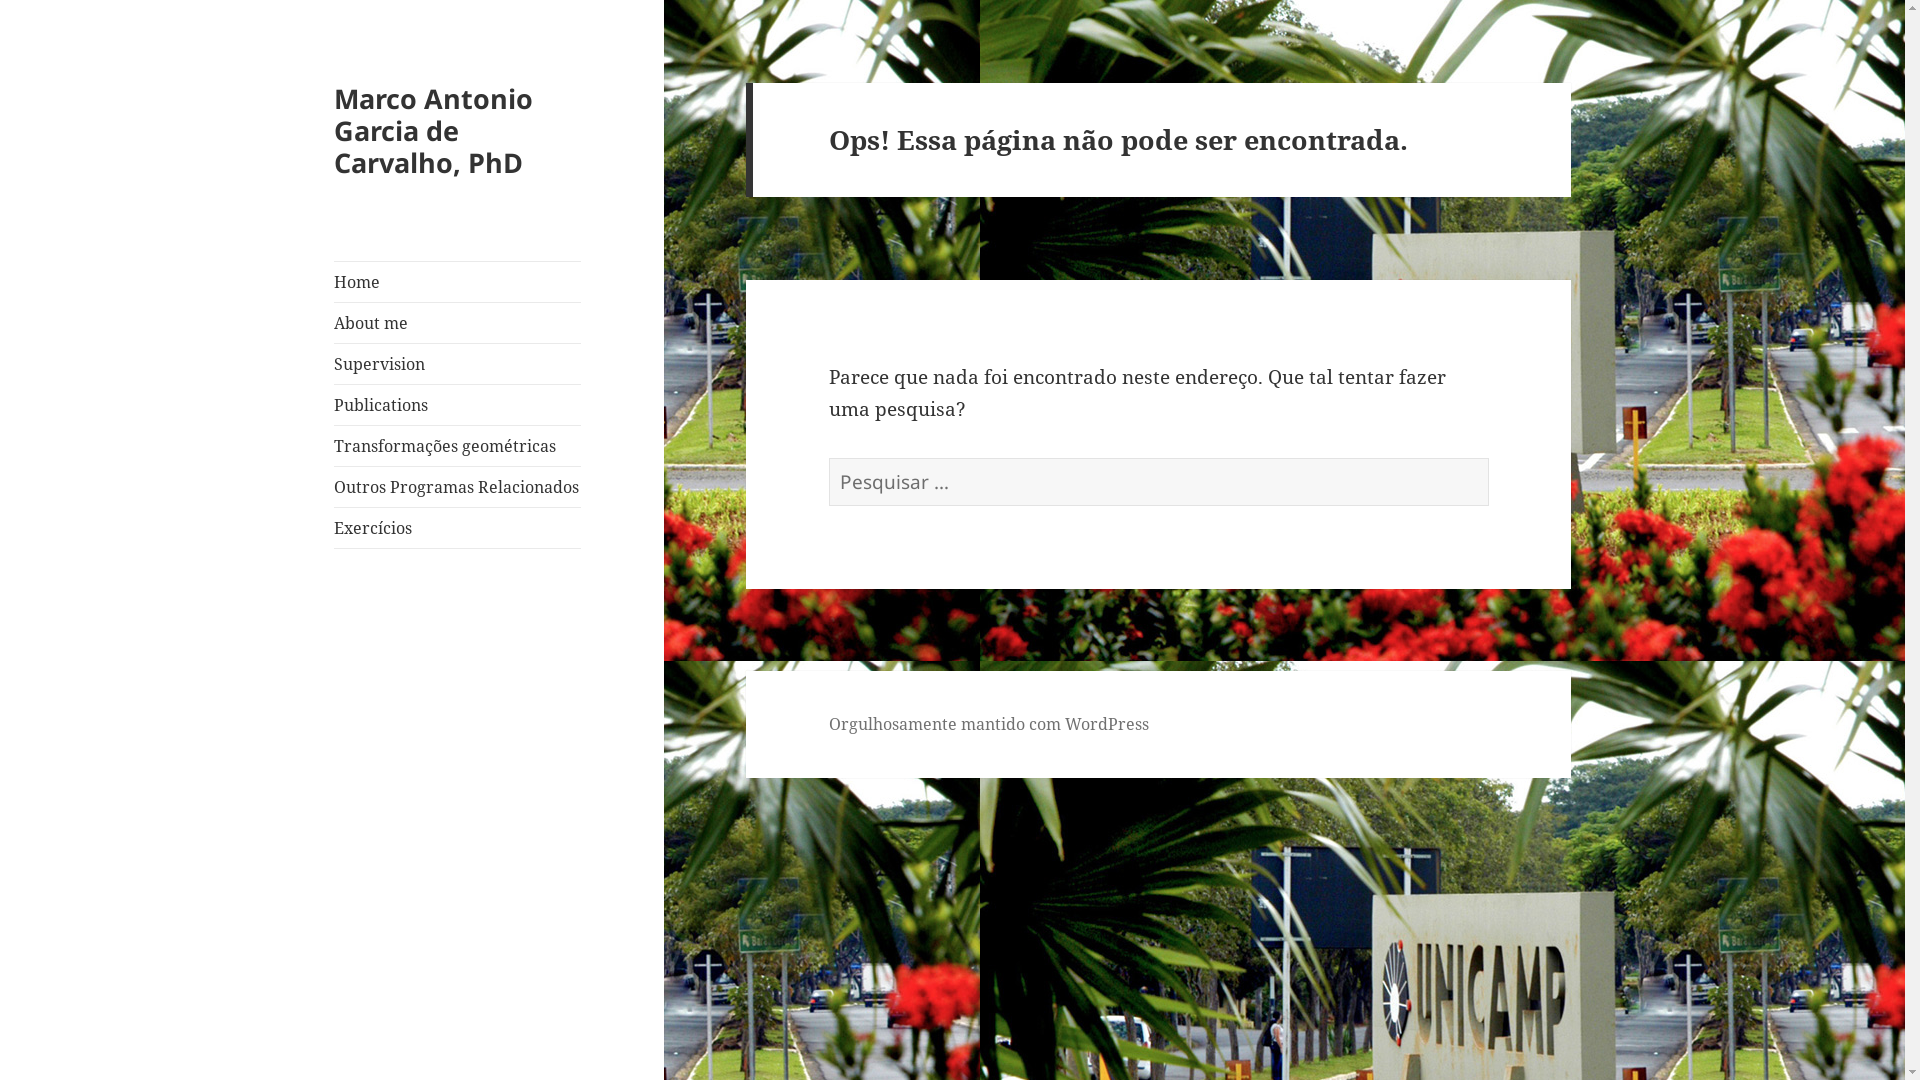  What do you see at coordinates (456, 486) in the screenshot?
I see `'Outros Programas Relacionados'` at bounding box center [456, 486].